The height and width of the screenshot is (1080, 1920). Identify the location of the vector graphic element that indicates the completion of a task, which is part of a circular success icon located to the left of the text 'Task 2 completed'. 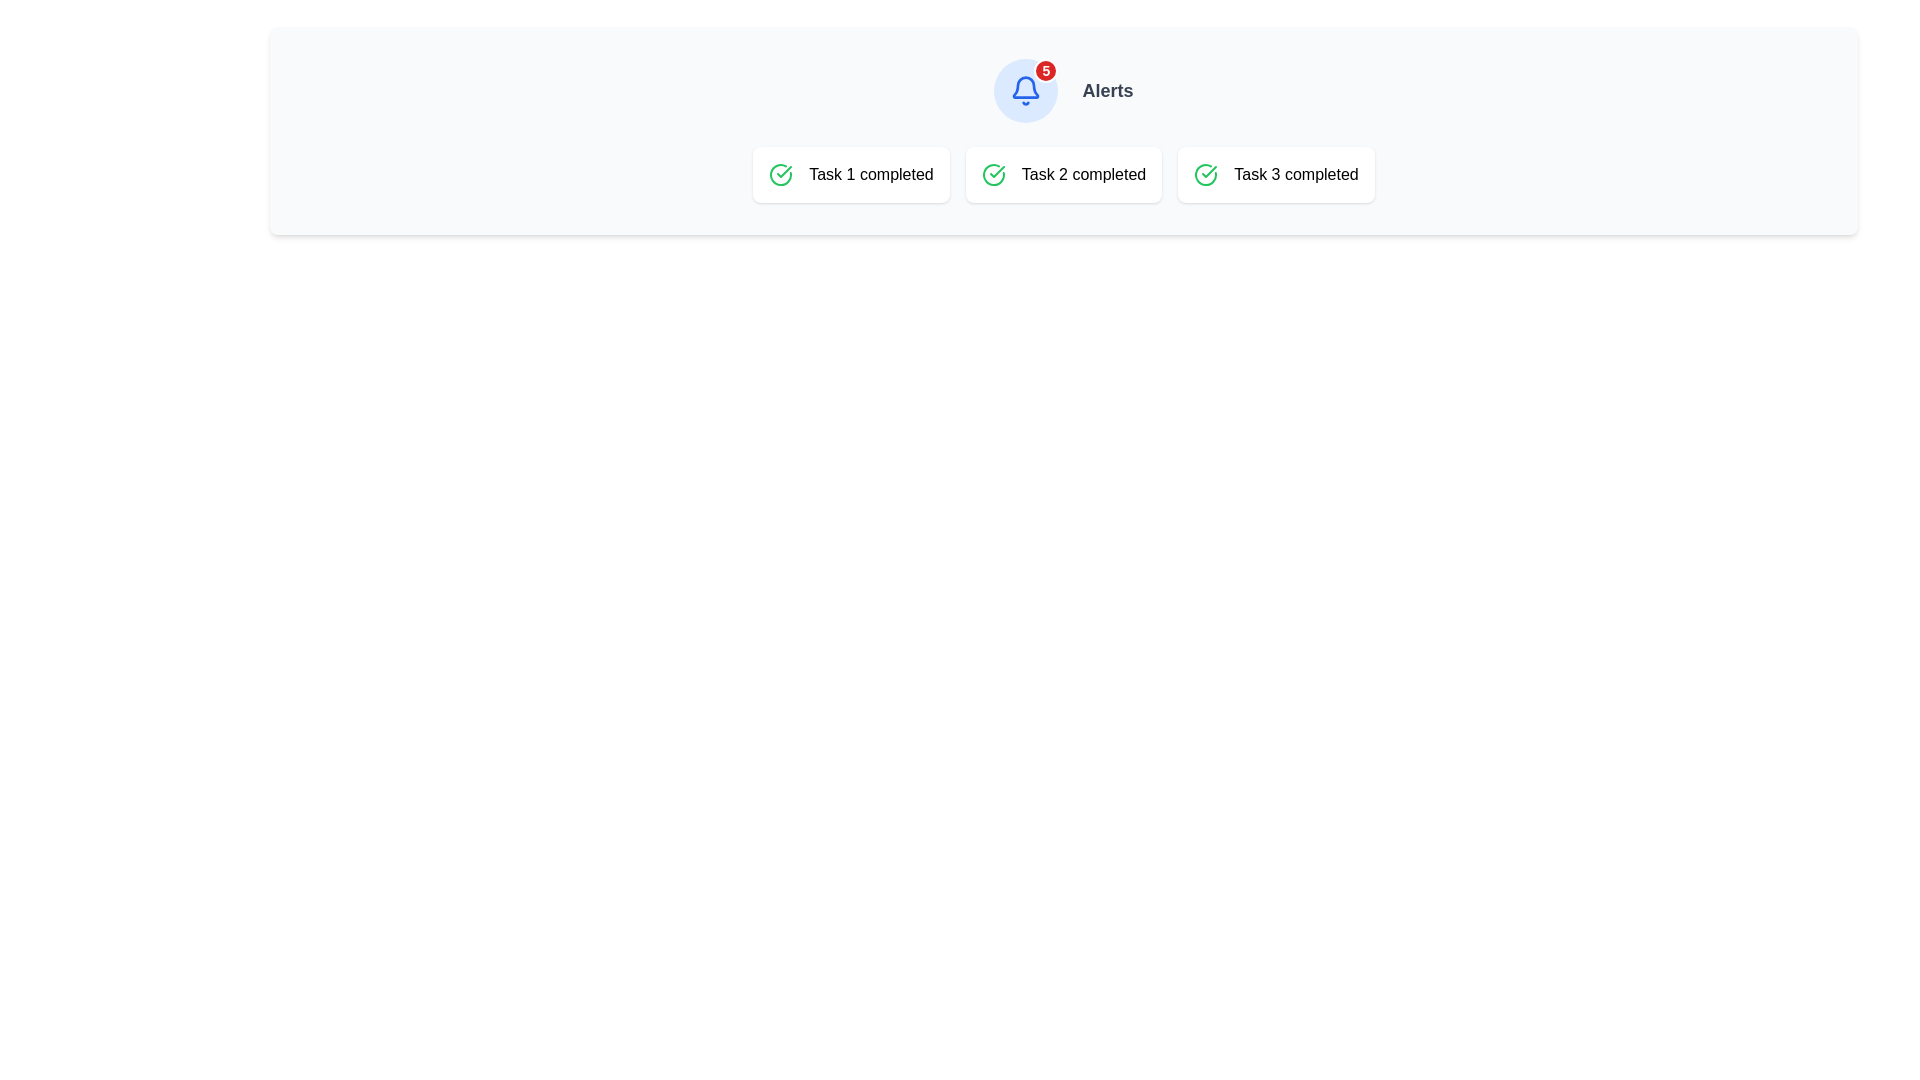
(1208, 171).